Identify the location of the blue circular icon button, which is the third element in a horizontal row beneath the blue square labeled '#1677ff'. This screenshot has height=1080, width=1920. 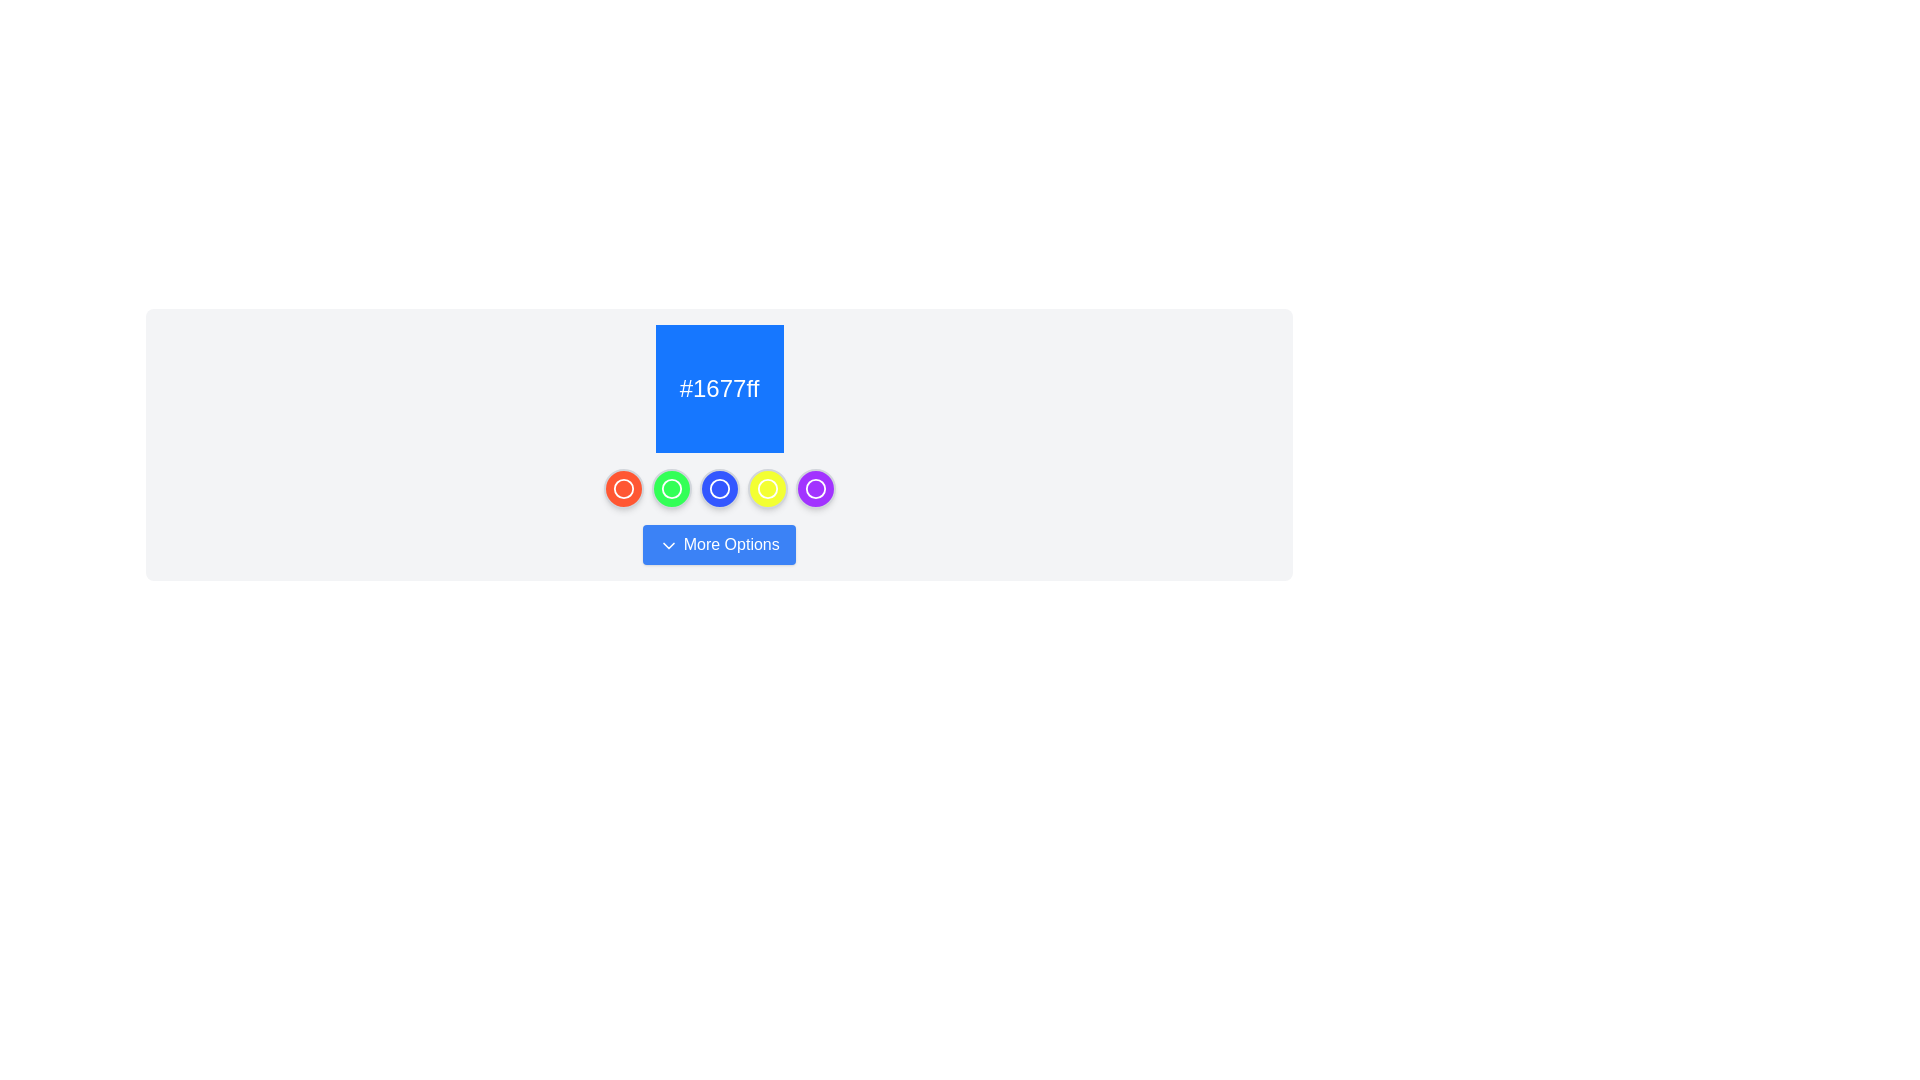
(719, 489).